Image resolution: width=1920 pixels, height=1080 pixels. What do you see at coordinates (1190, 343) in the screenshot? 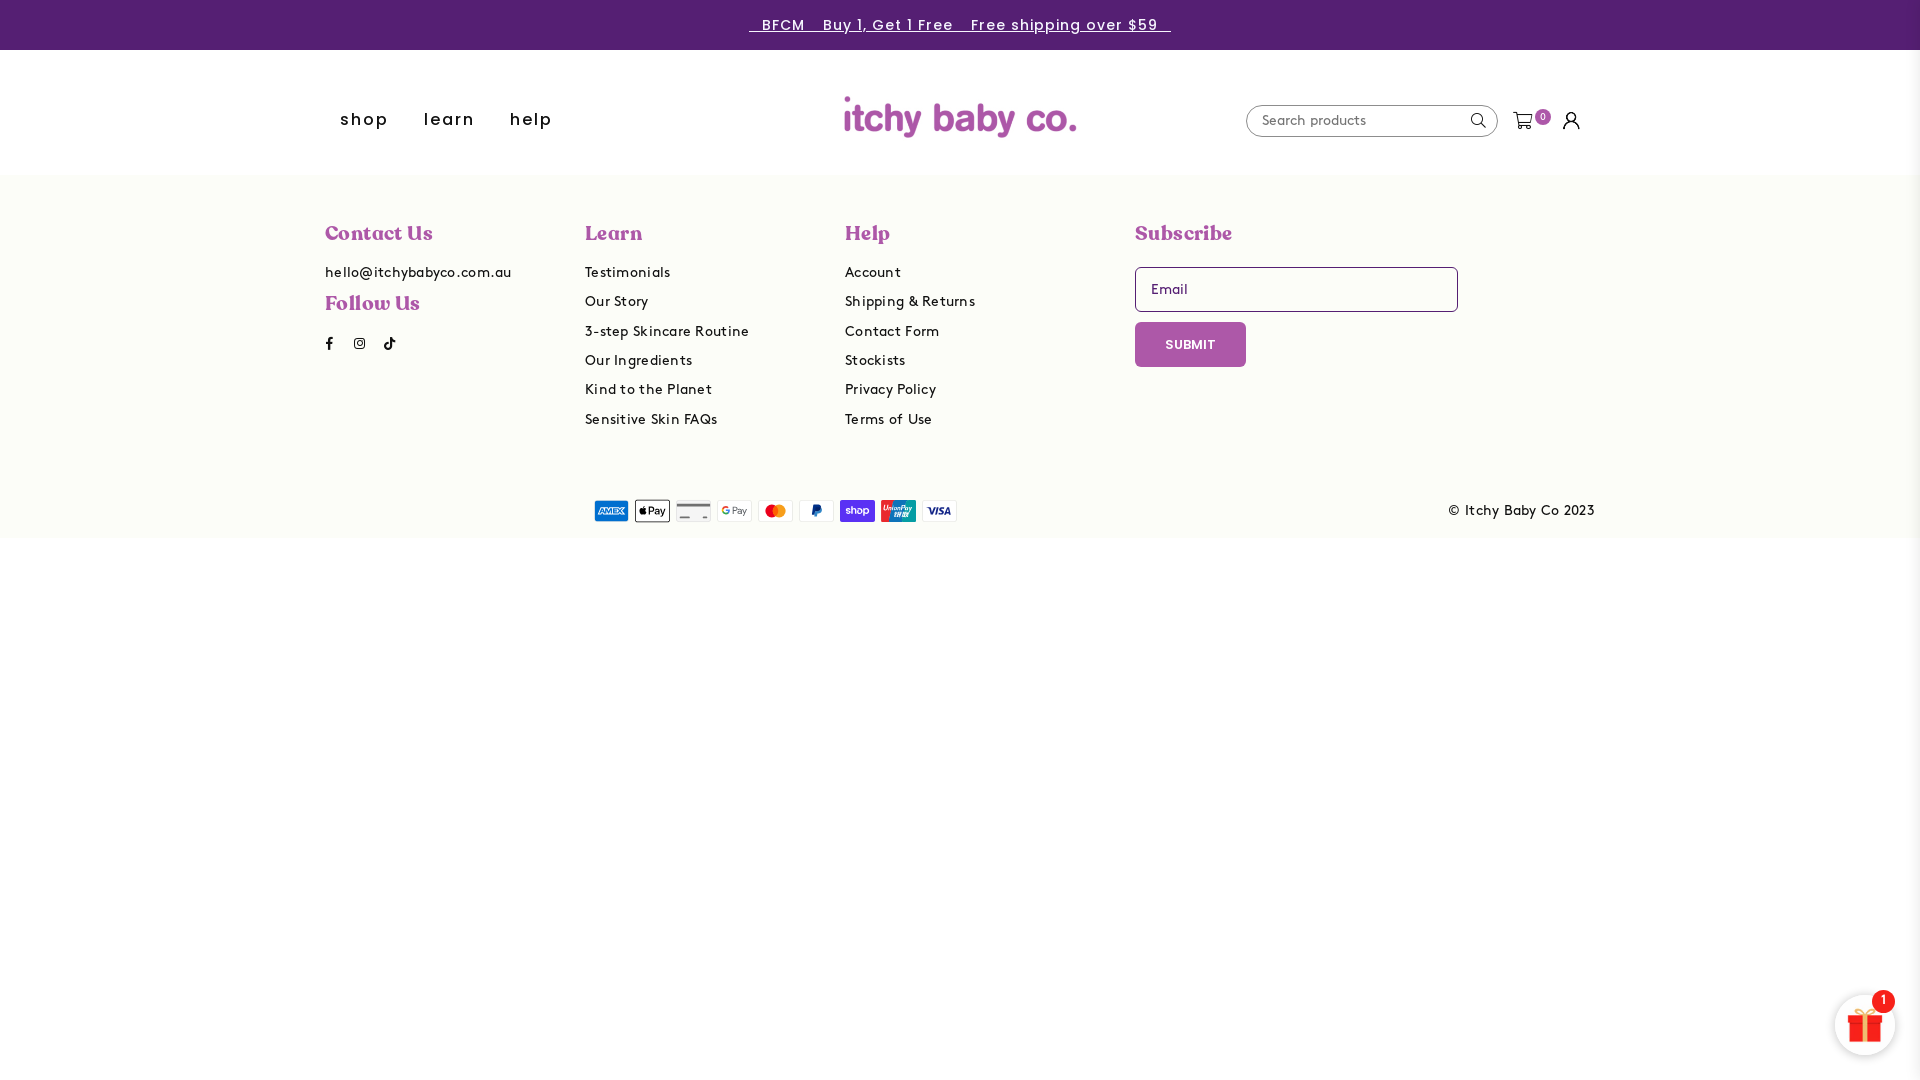
I see `'SUBMIT'` at bounding box center [1190, 343].